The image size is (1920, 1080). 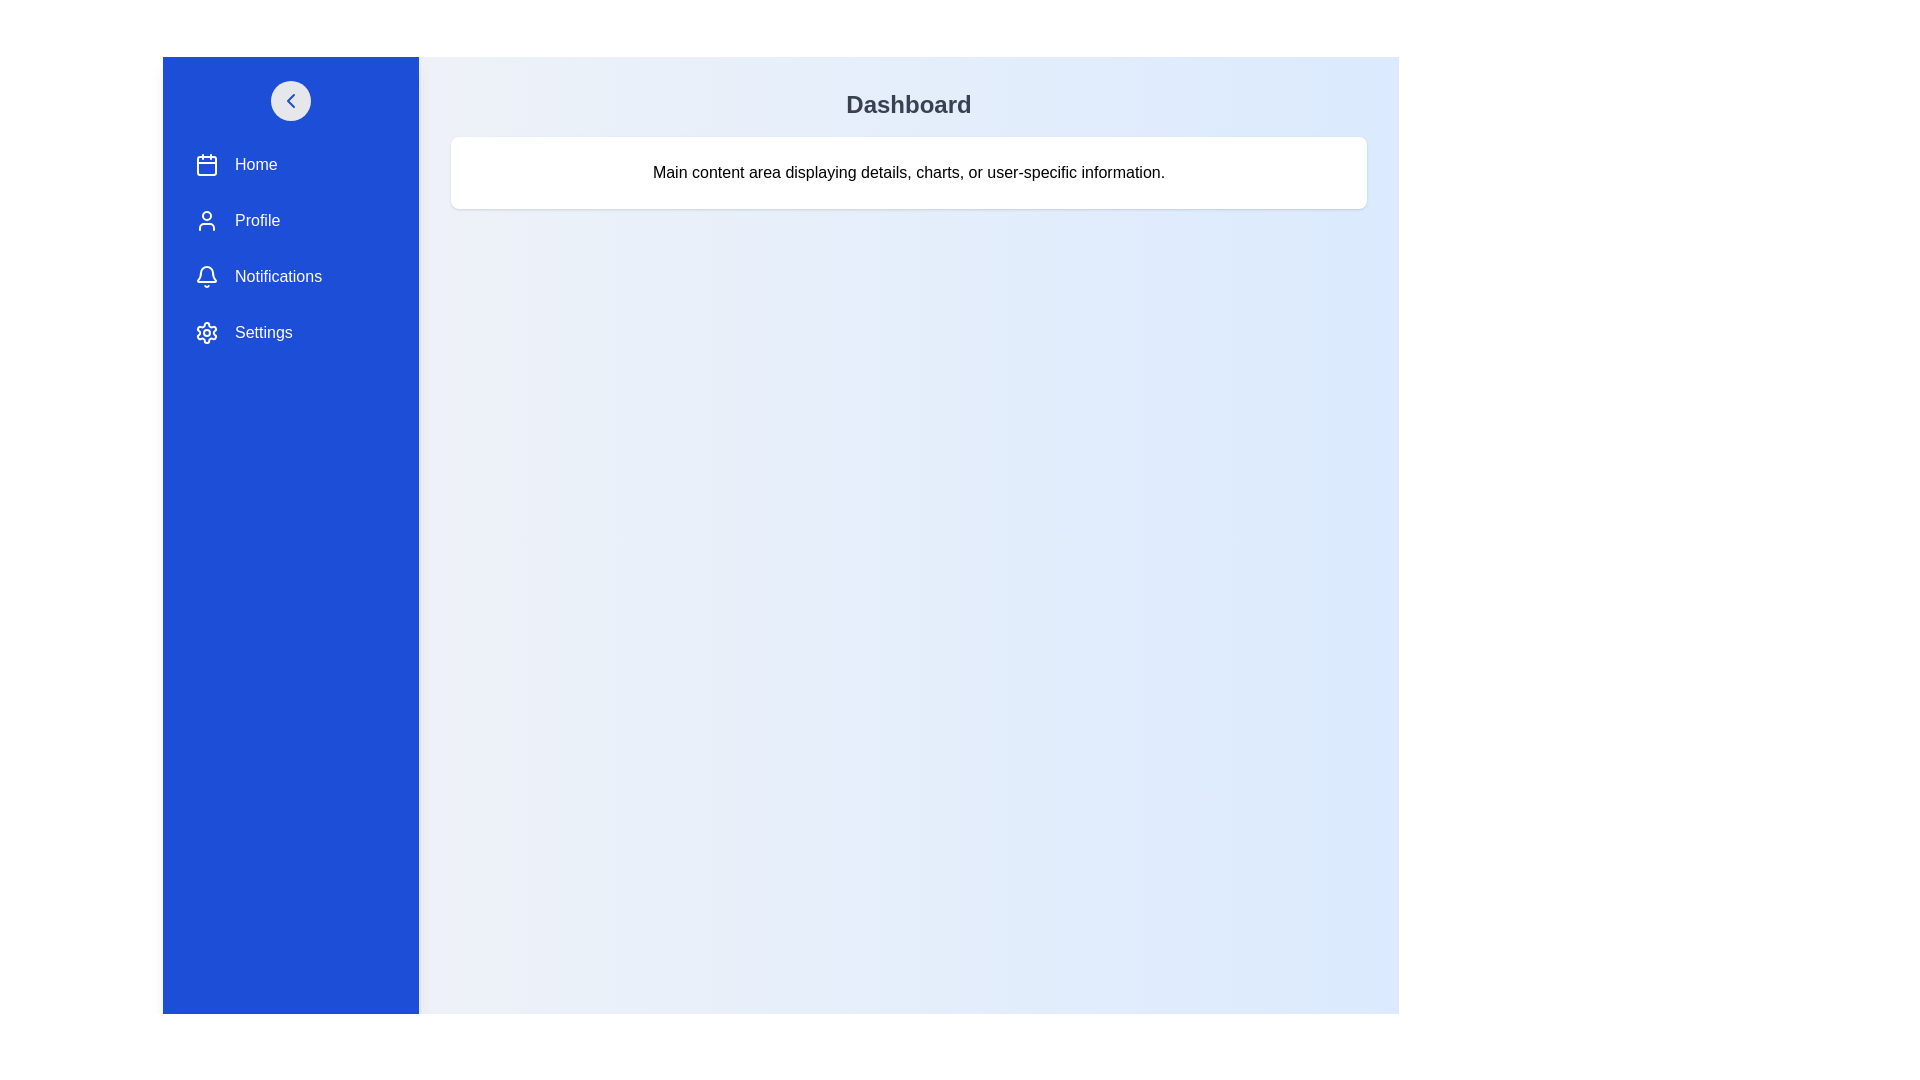 What do you see at coordinates (907, 596) in the screenshot?
I see `the main content area to focus` at bounding box center [907, 596].